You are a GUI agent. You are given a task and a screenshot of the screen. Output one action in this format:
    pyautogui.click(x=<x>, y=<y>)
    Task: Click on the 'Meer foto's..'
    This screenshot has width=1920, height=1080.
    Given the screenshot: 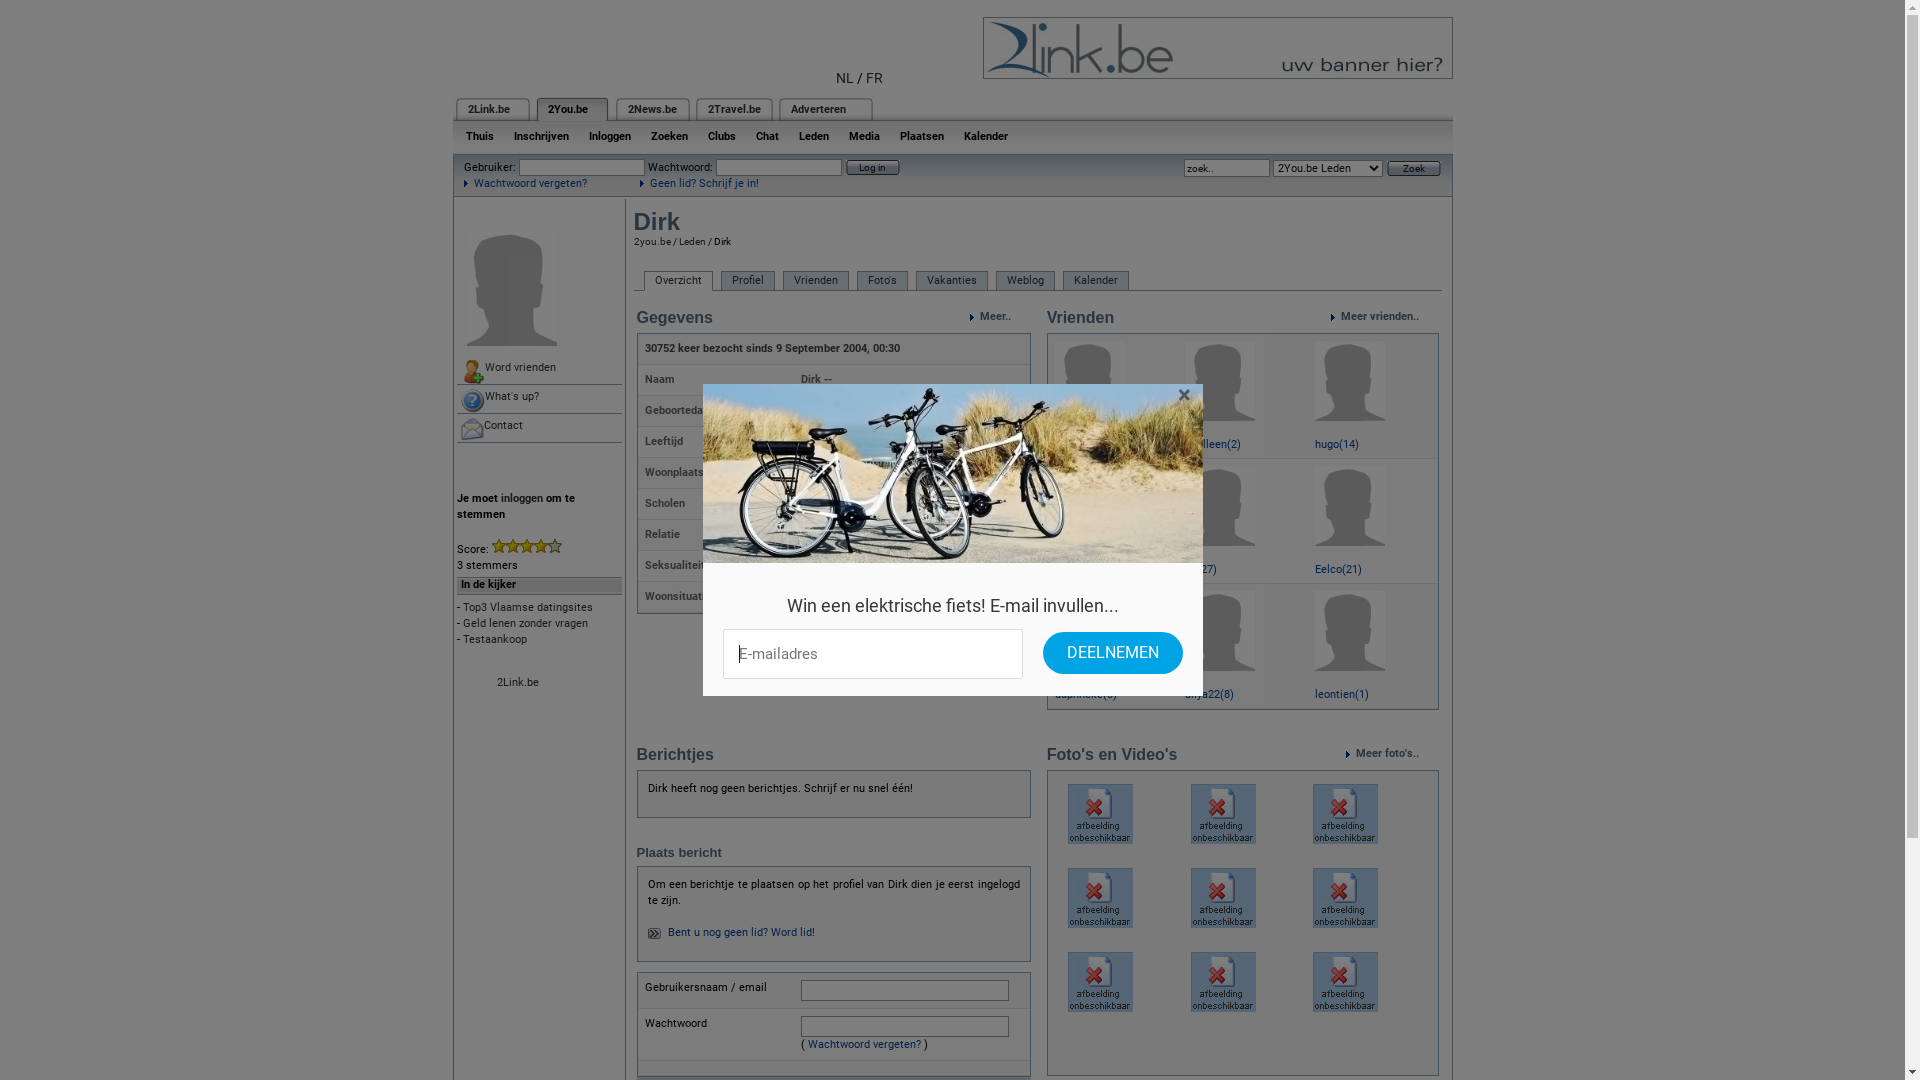 What is the action you would take?
    pyautogui.click(x=1391, y=753)
    